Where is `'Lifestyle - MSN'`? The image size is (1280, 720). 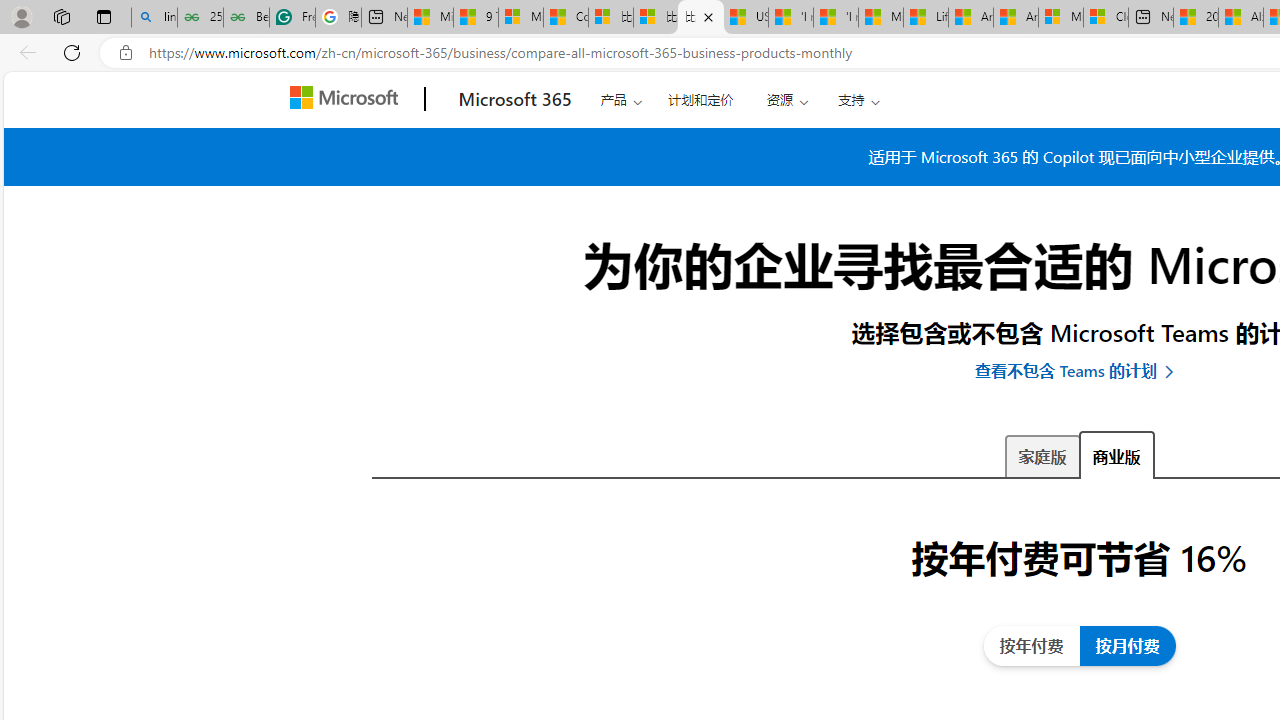
'Lifestyle - MSN' is located at coordinates (925, 17).